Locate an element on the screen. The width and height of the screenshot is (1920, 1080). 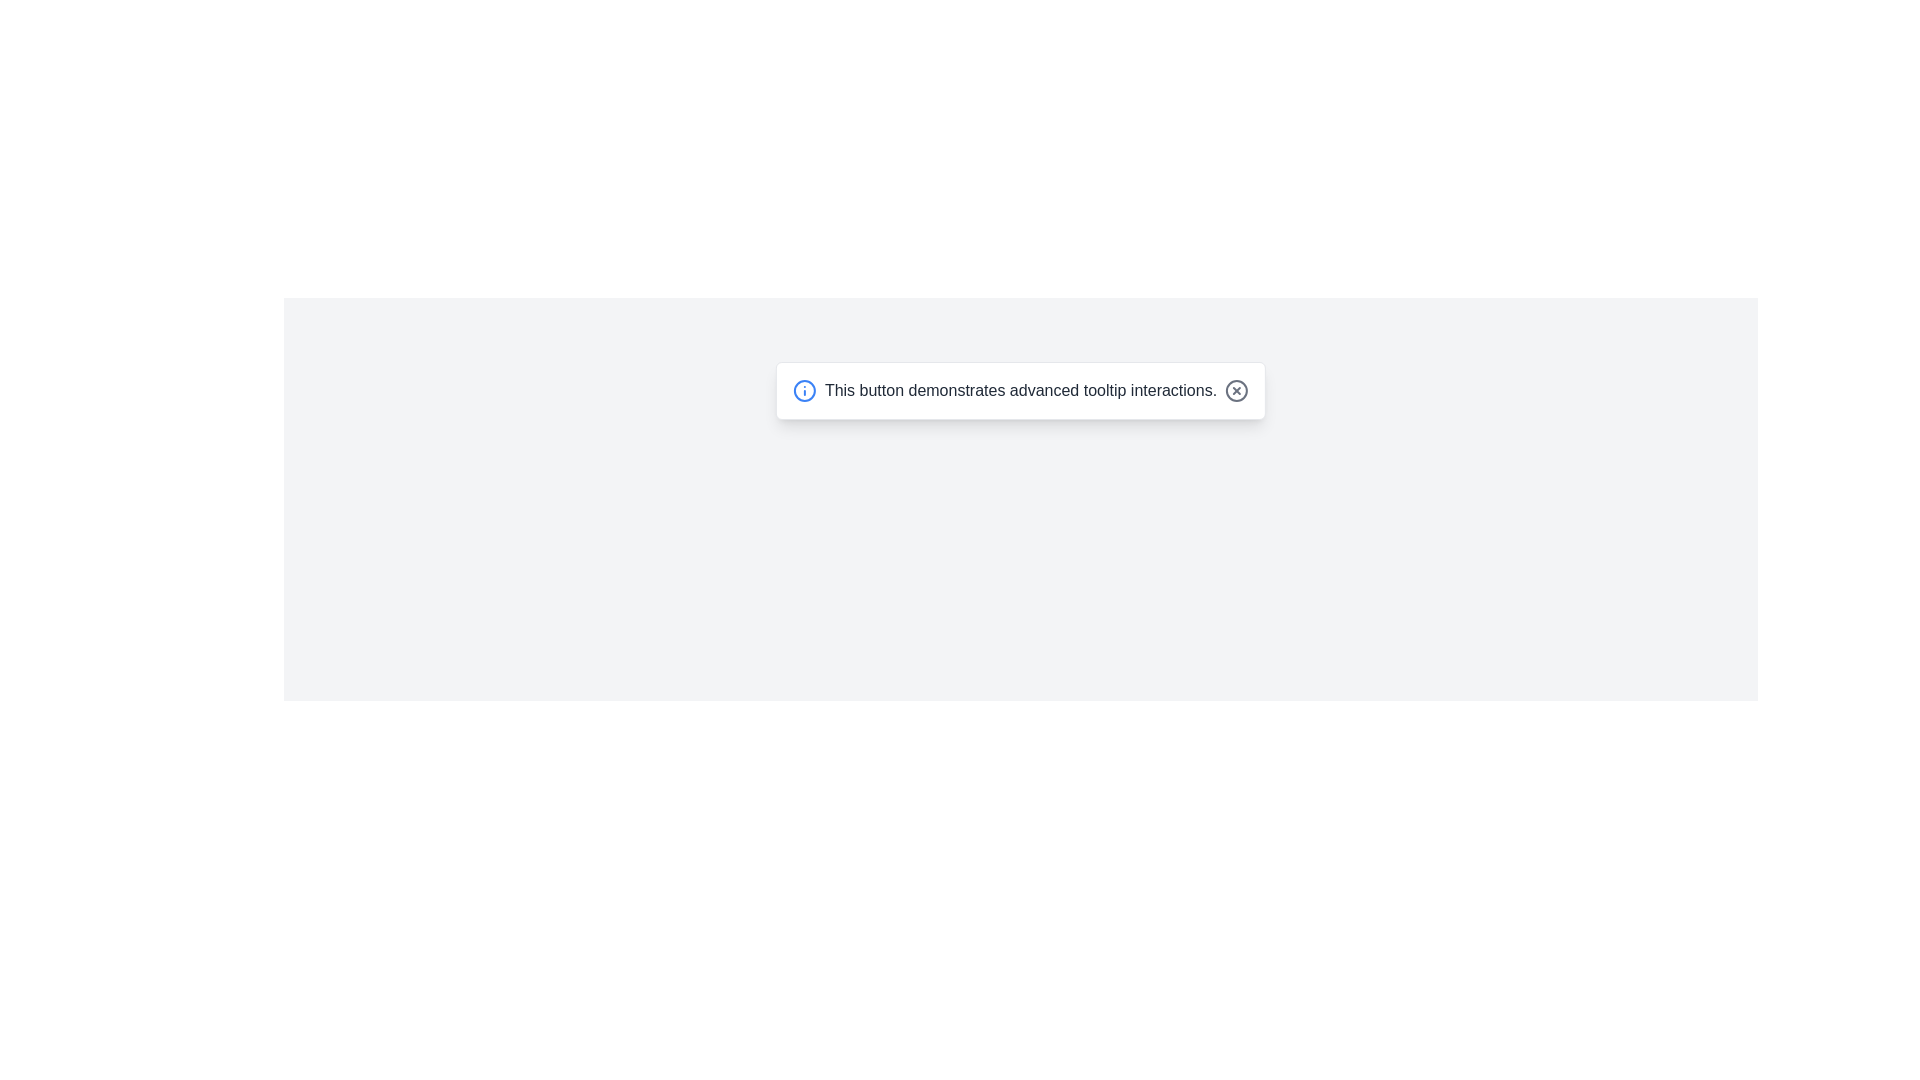
the 'X' icon button styled in gray, located at the right-most position in the horizontal group containing an informational icon and descriptive text is located at coordinates (1236, 390).